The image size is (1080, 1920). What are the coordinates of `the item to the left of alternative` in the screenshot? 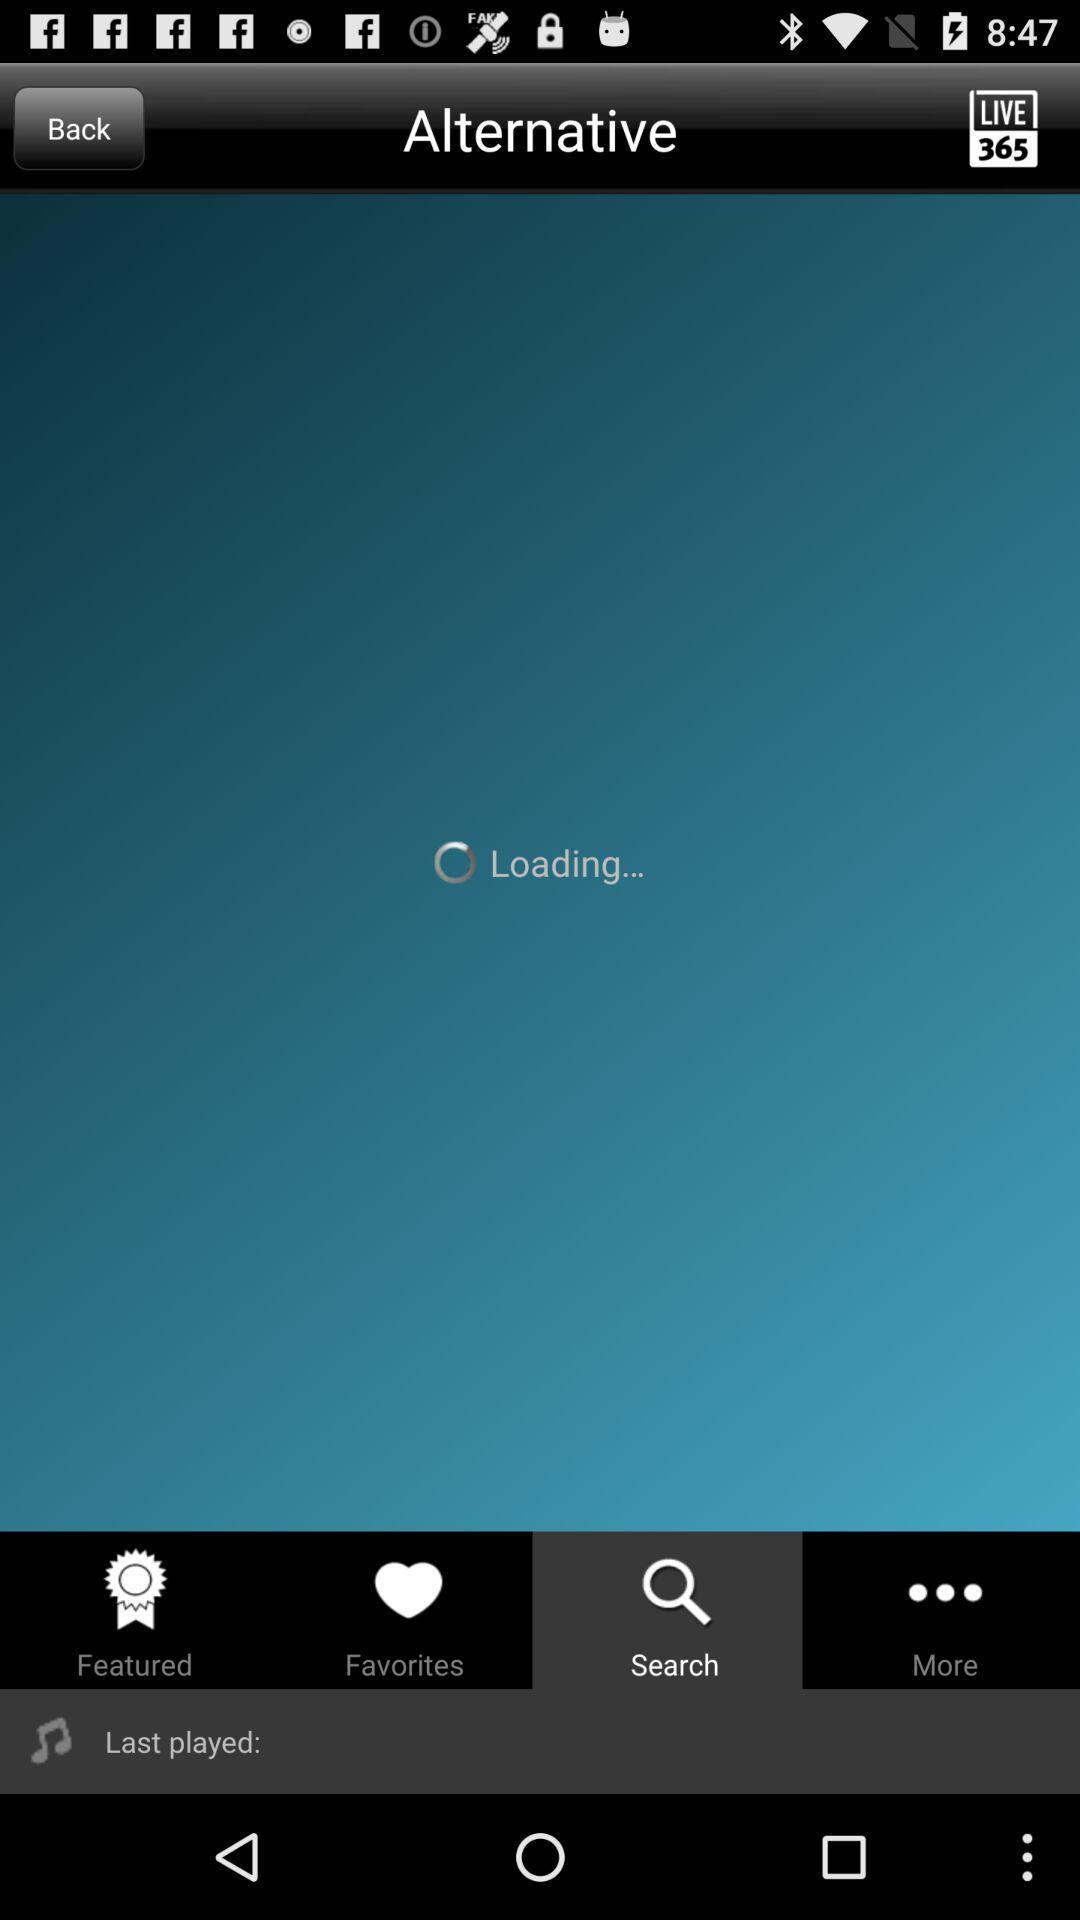 It's located at (78, 127).